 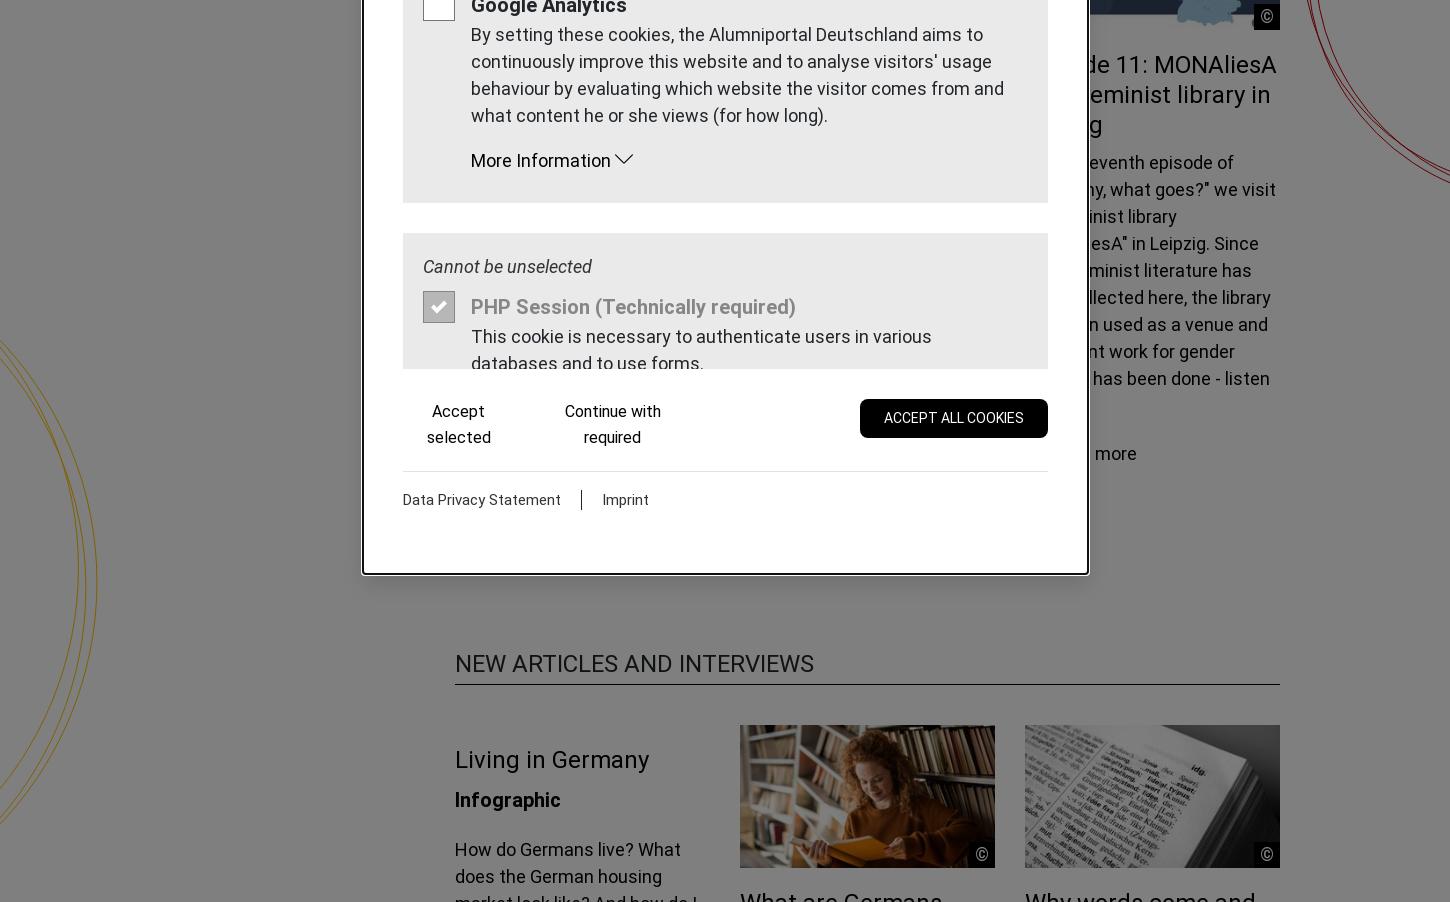 I want to click on 'Episode 11: MONAliesA - the feminist library in Leipzig', so click(x=1025, y=93).